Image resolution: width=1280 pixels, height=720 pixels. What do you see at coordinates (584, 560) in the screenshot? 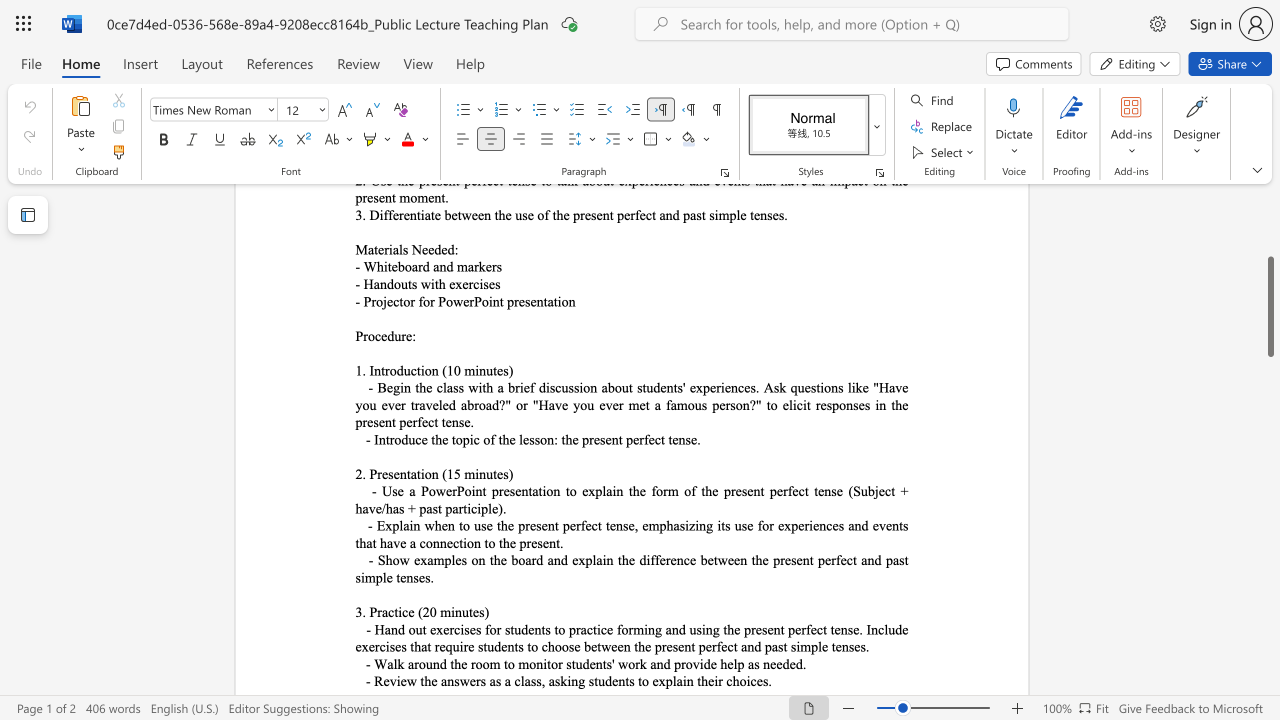
I see `the subset text "plain the difference between the present perfect and past simp" within the text "- Show examples on the board and explain the difference between the present perfect and past simple tenses."` at bounding box center [584, 560].